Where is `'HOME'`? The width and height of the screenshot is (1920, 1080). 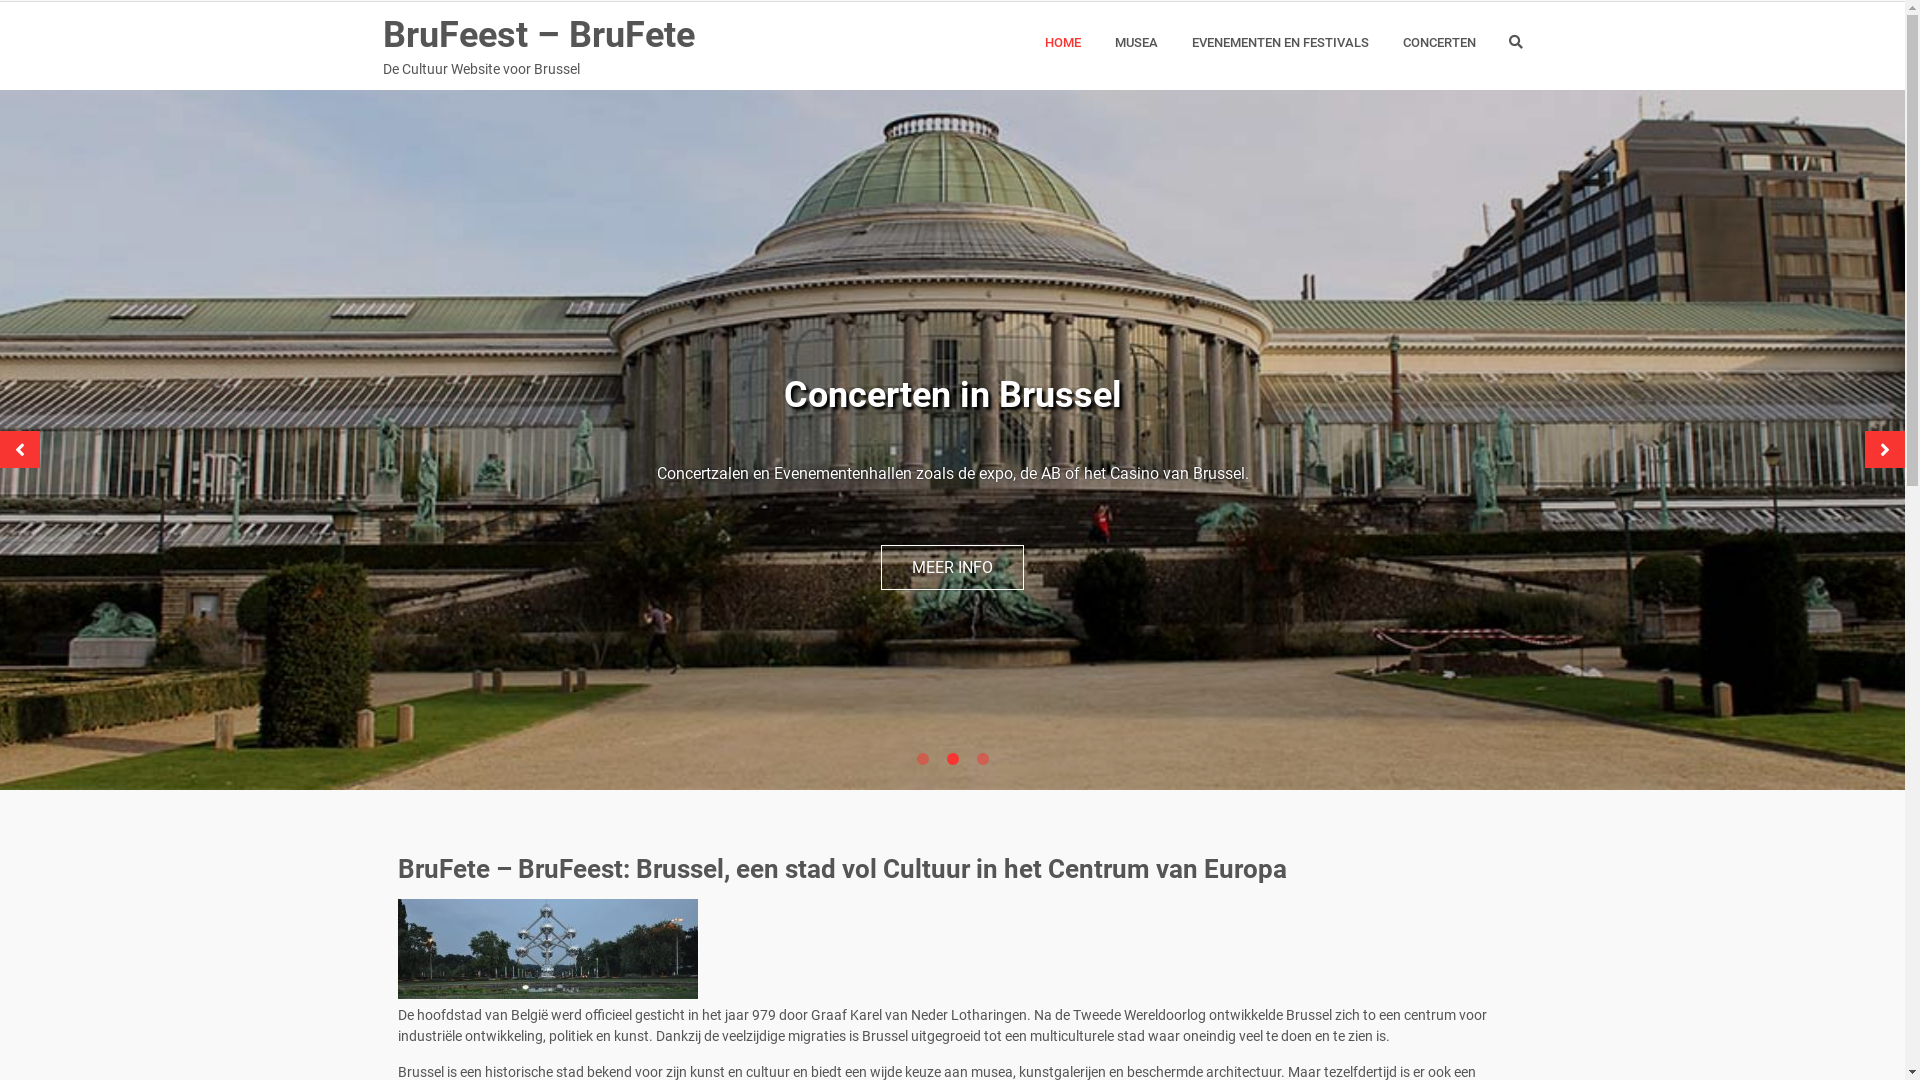
'HOME' is located at coordinates (1060, 42).